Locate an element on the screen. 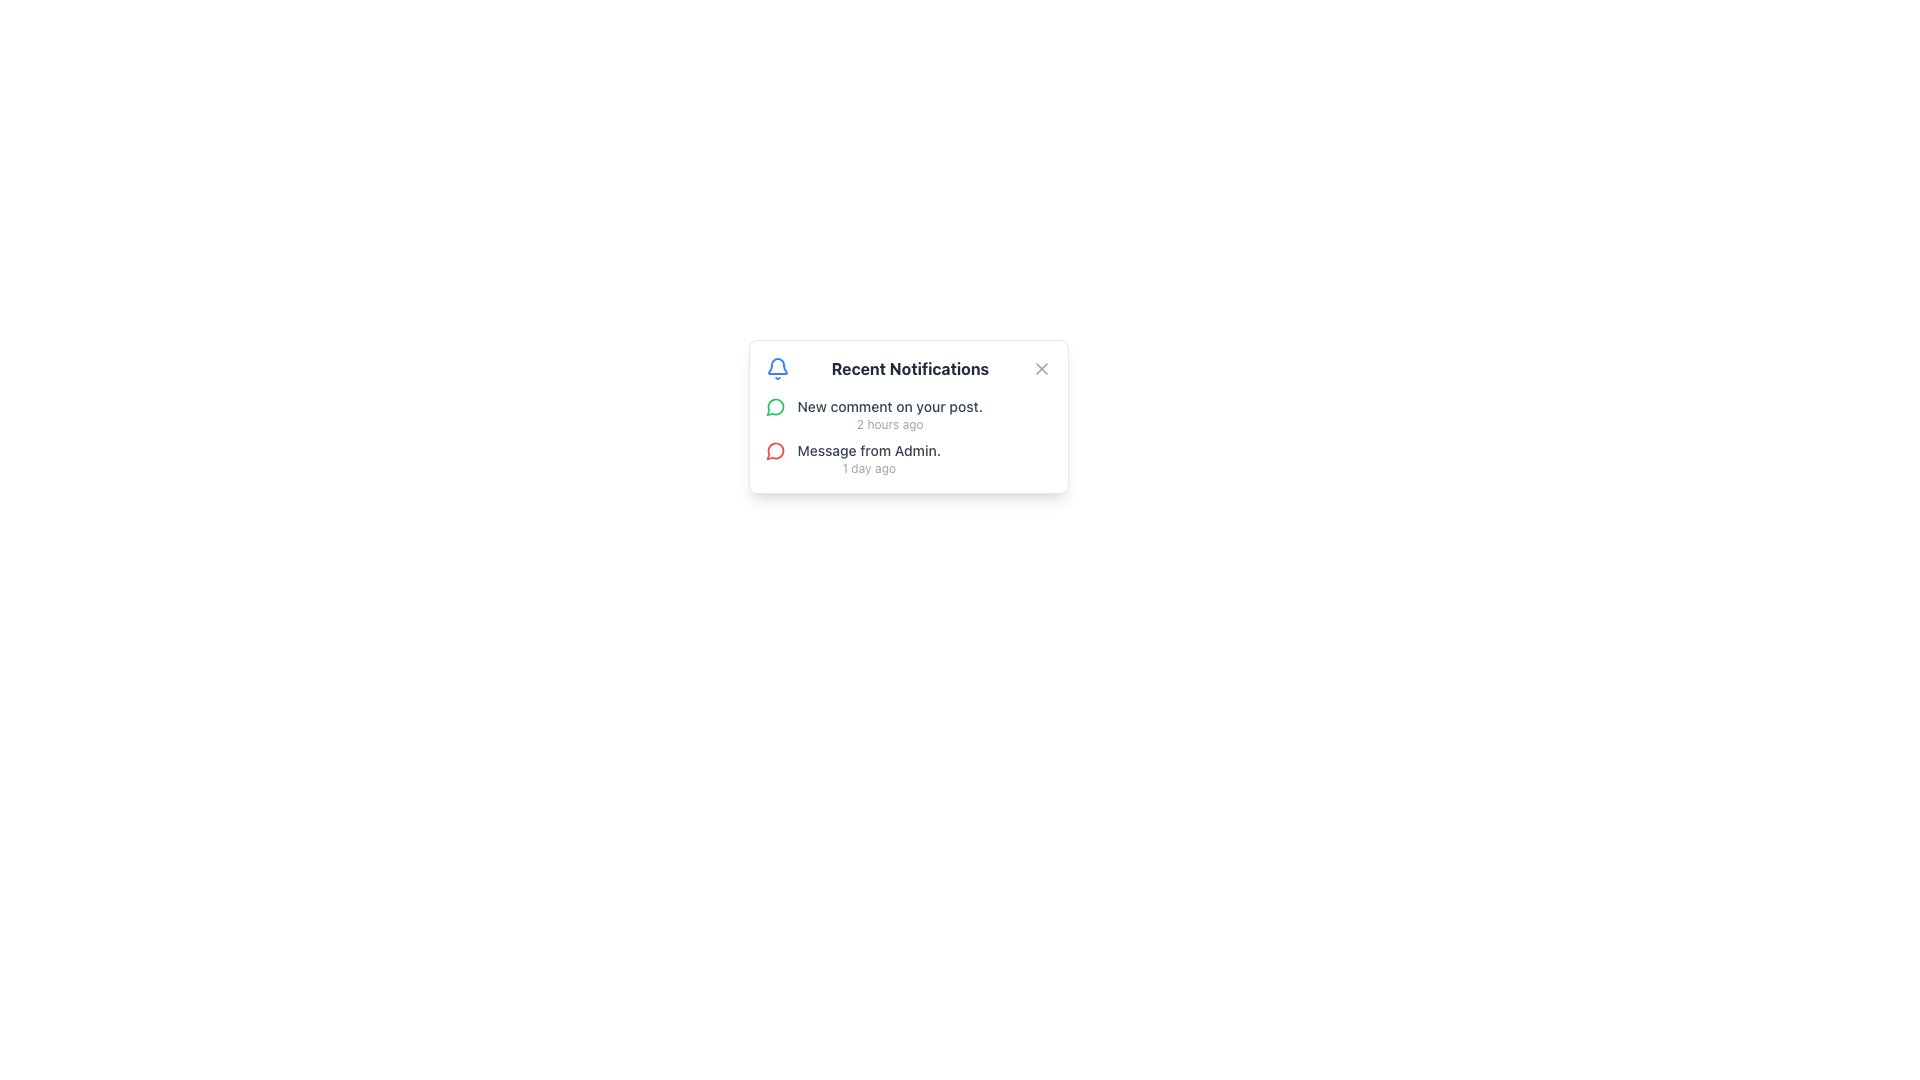  the small gray 'X' icon button located in the top-right corner of the 'Recent Notifications' section is located at coordinates (1040, 369).